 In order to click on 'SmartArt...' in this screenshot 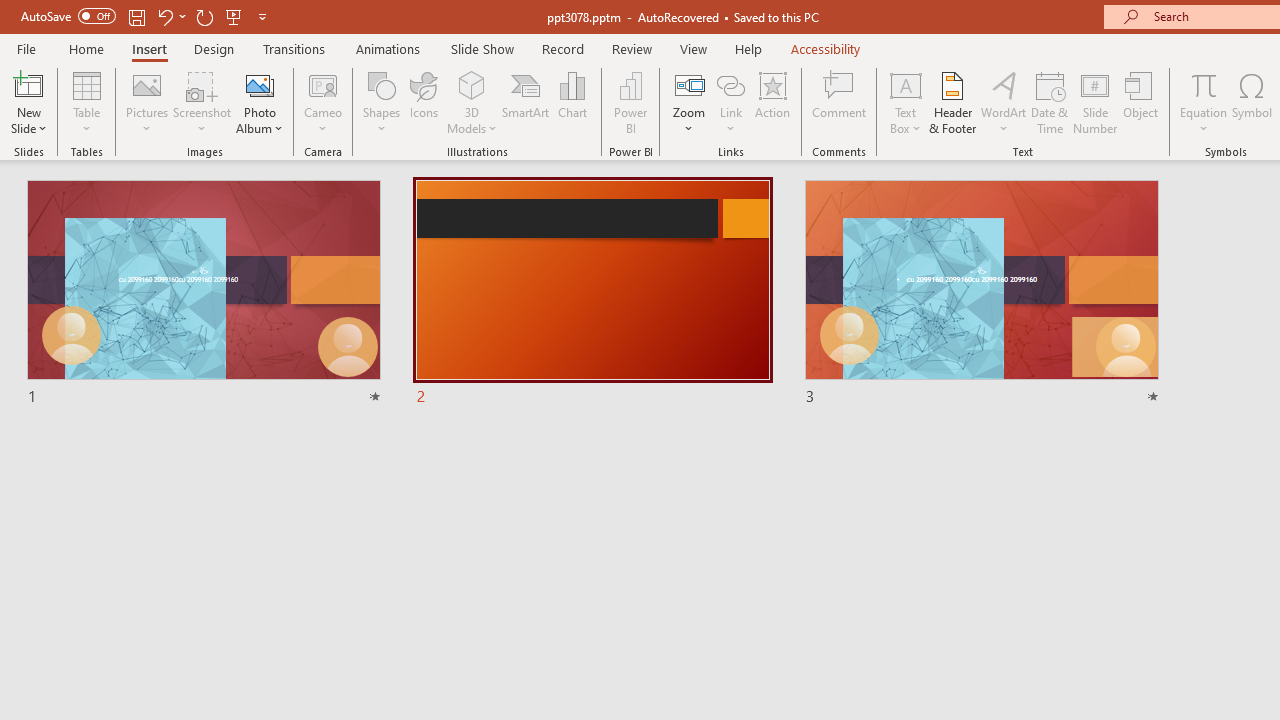, I will do `click(526, 103)`.